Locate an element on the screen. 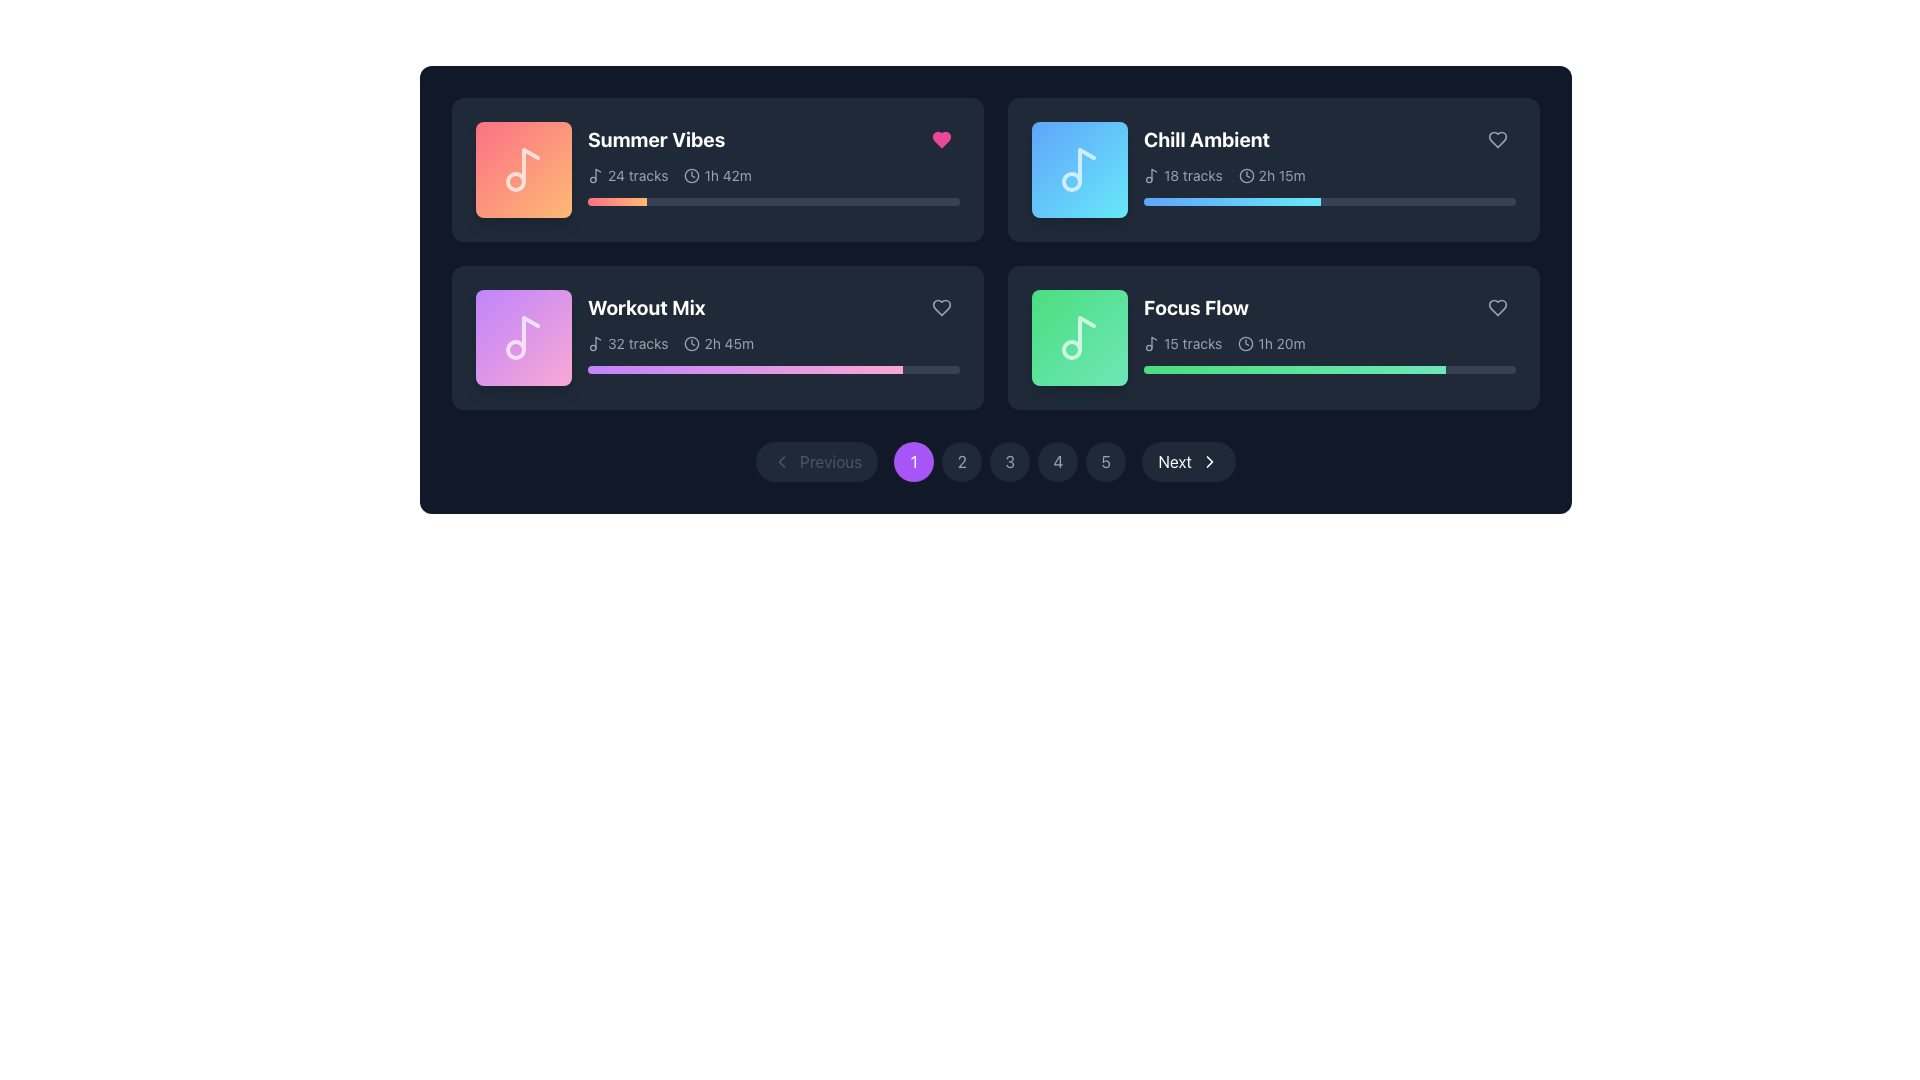  the circular button marked with the number '3' in dark gray is located at coordinates (996, 462).